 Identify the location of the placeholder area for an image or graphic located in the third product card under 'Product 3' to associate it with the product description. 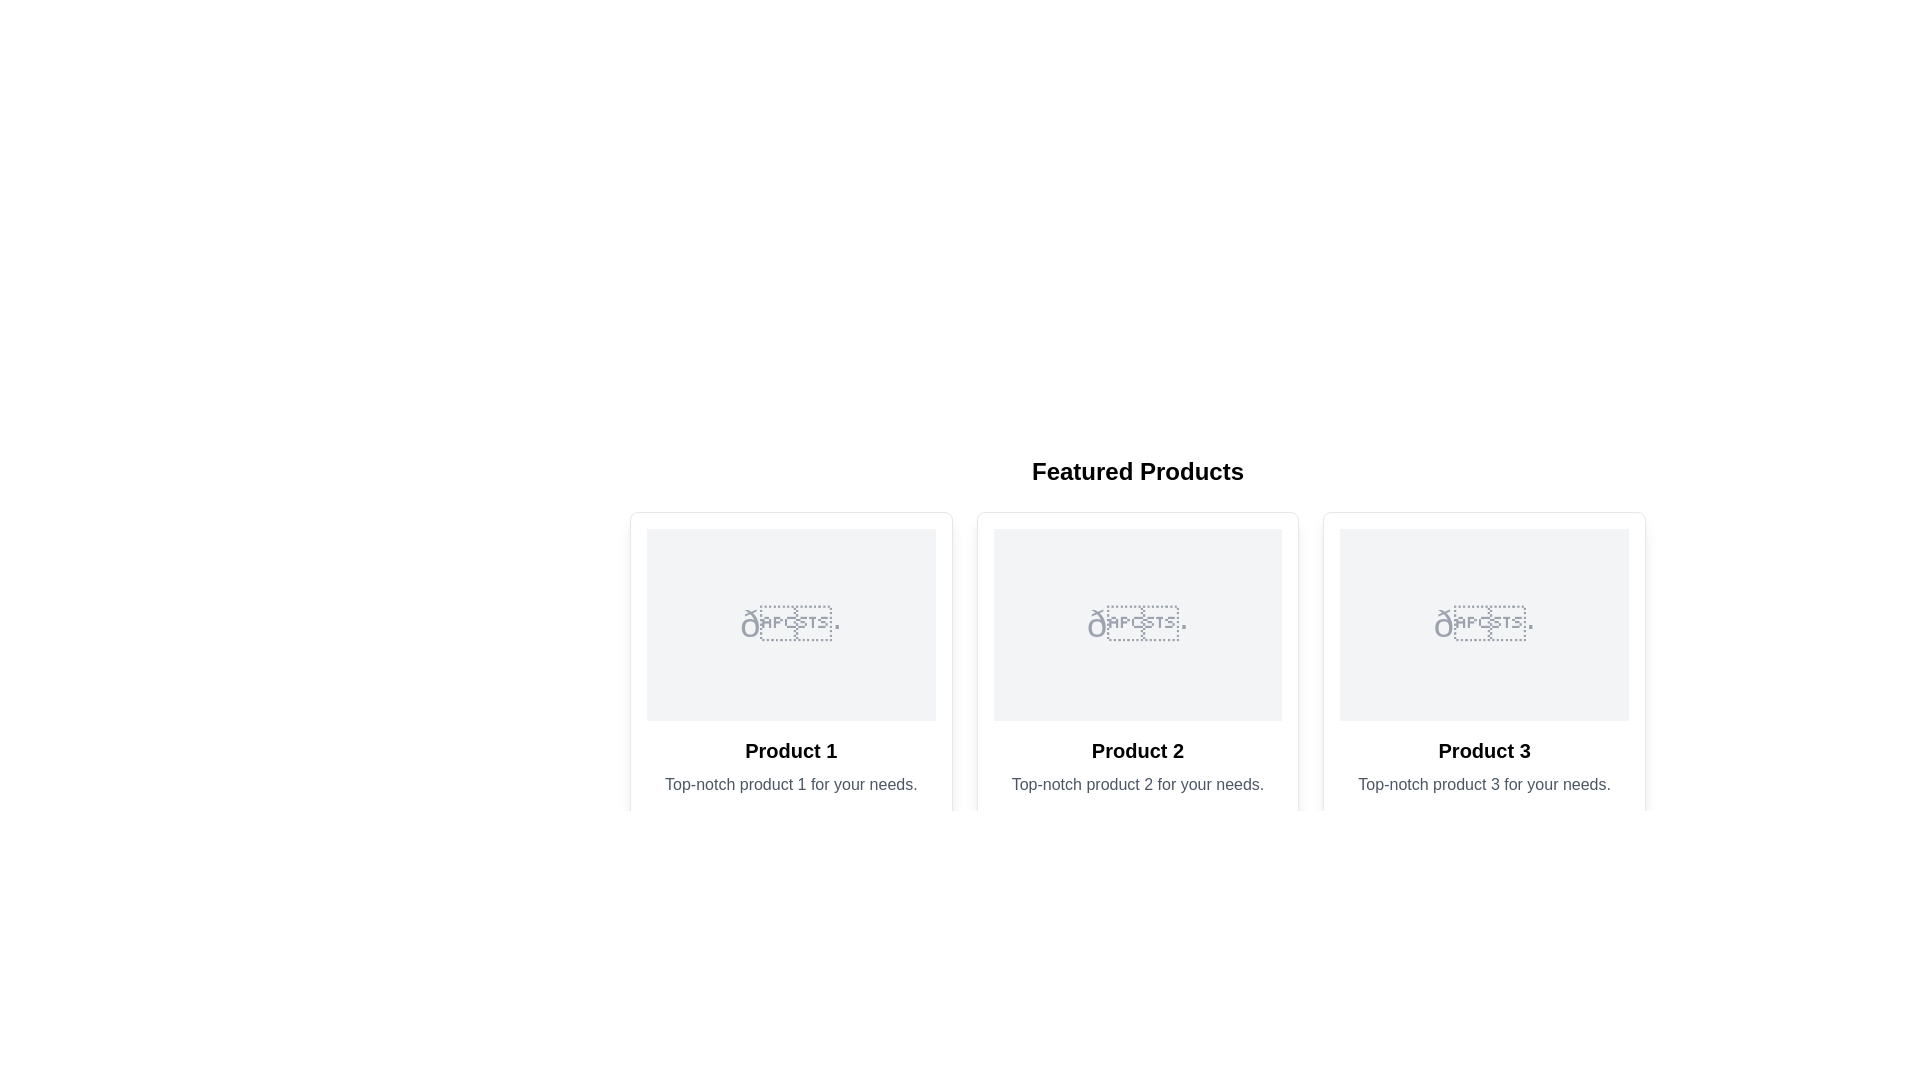
(1484, 623).